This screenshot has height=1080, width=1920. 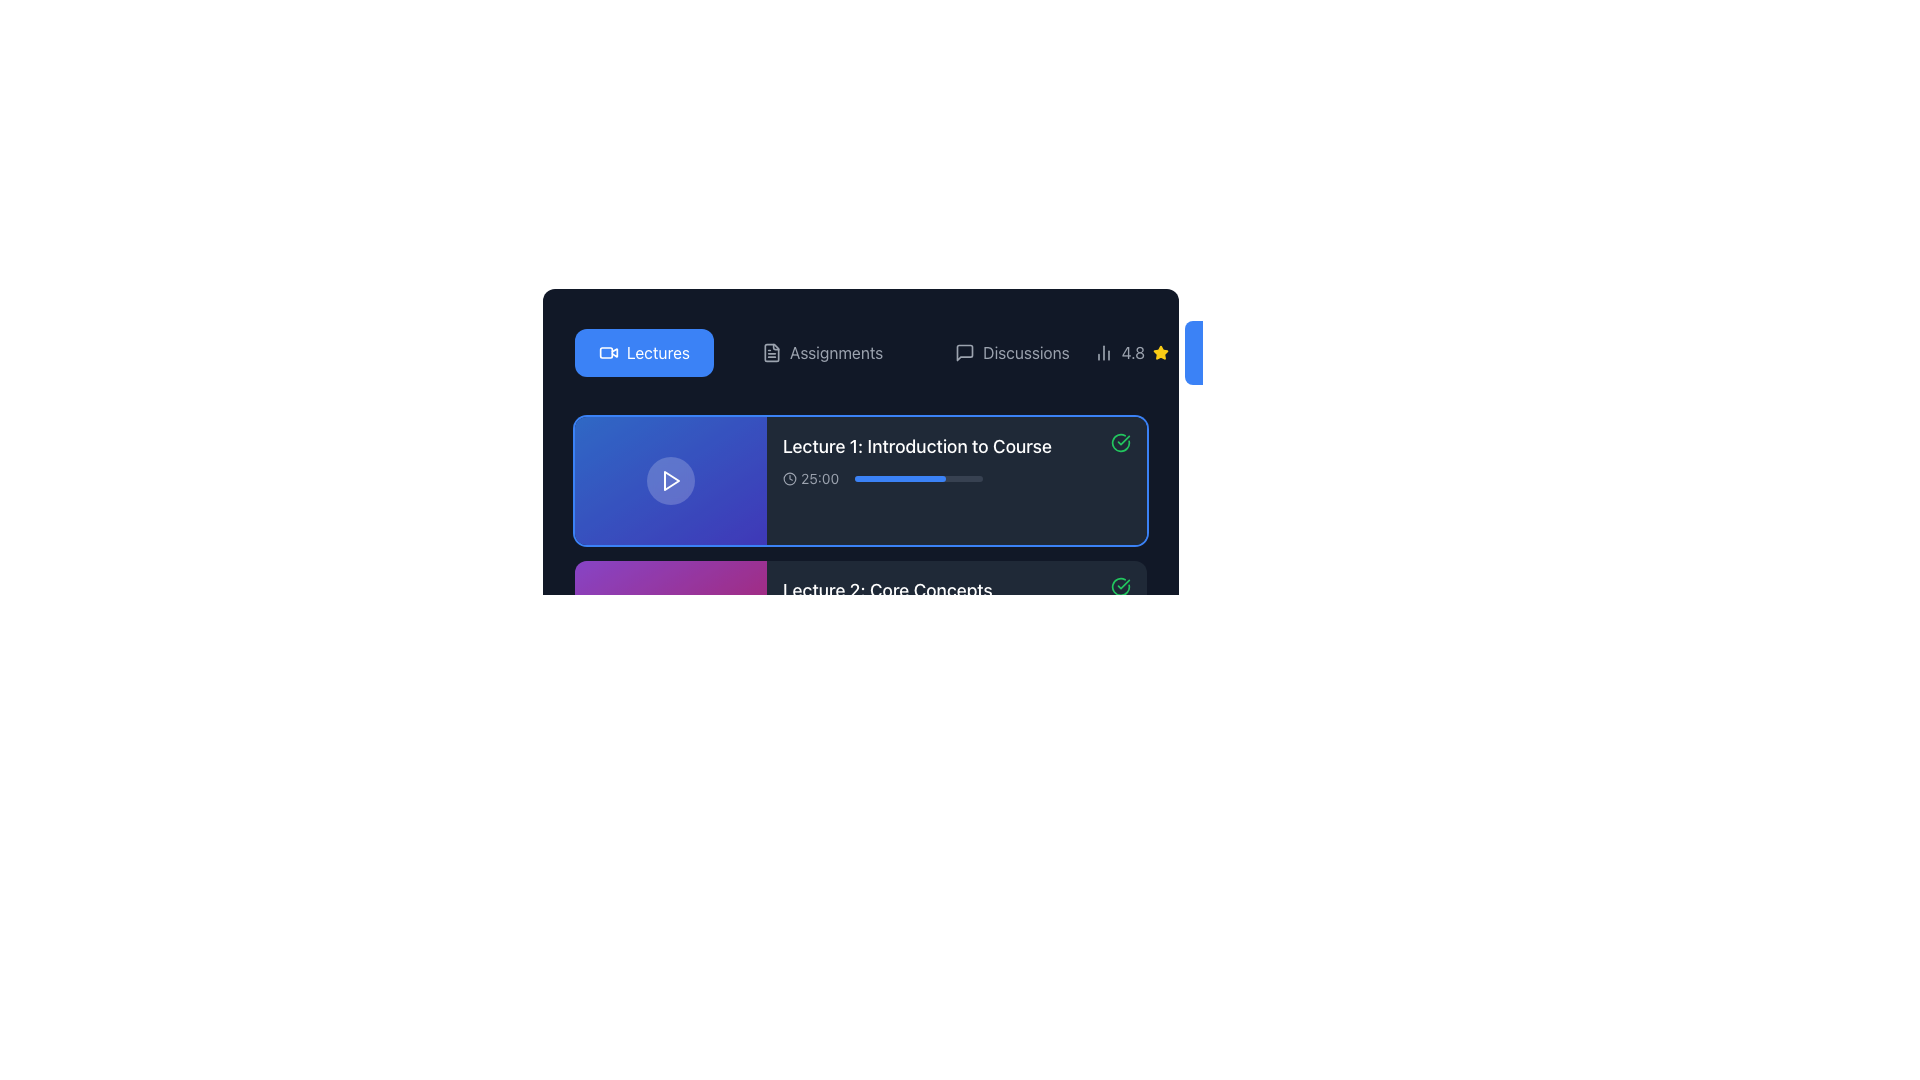 I want to click on the bar chart icon located on the right side of the top bar, which is the first icon to the left of the numerical rating display '4.8', so click(x=1102, y=352).